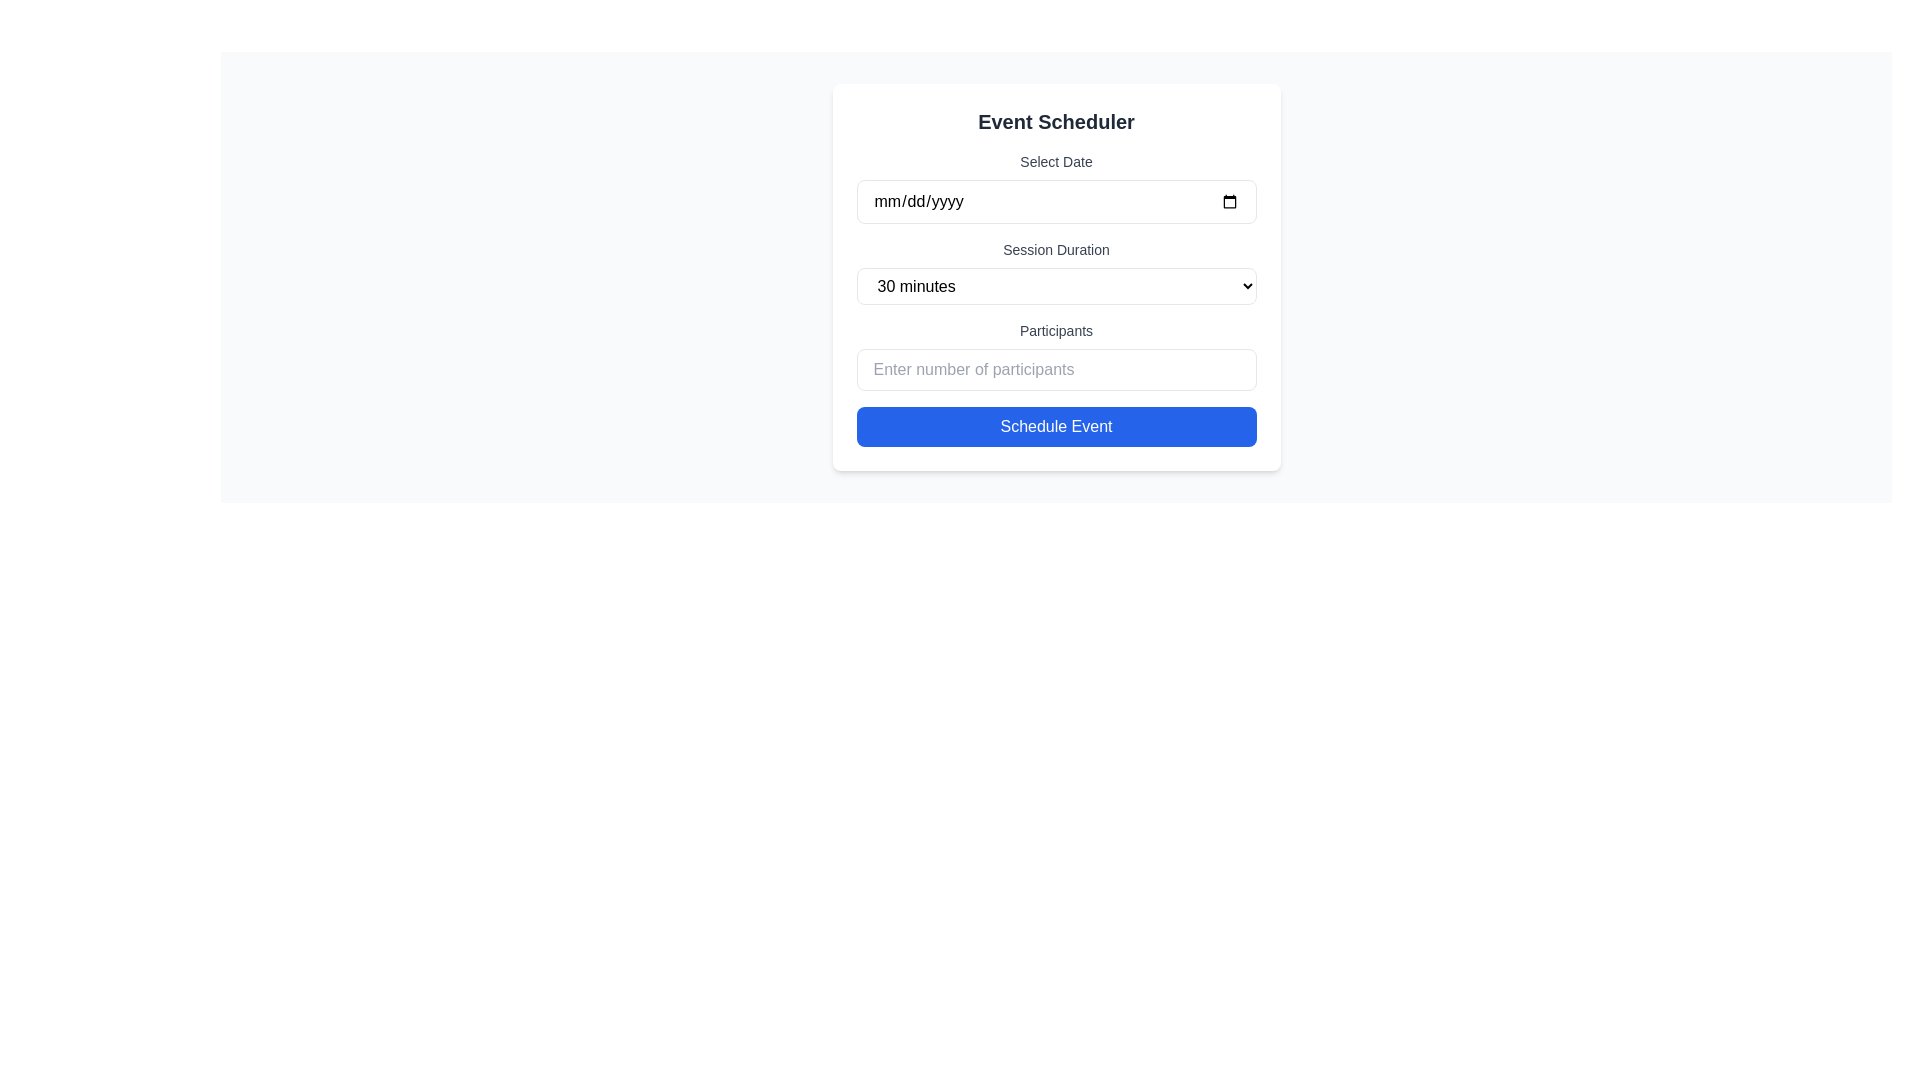  What do you see at coordinates (1055, 188) in the screenshot?
I see `the date input field located directly below the heading 'Event Scheduler'` at bounding box center [1055, 188].